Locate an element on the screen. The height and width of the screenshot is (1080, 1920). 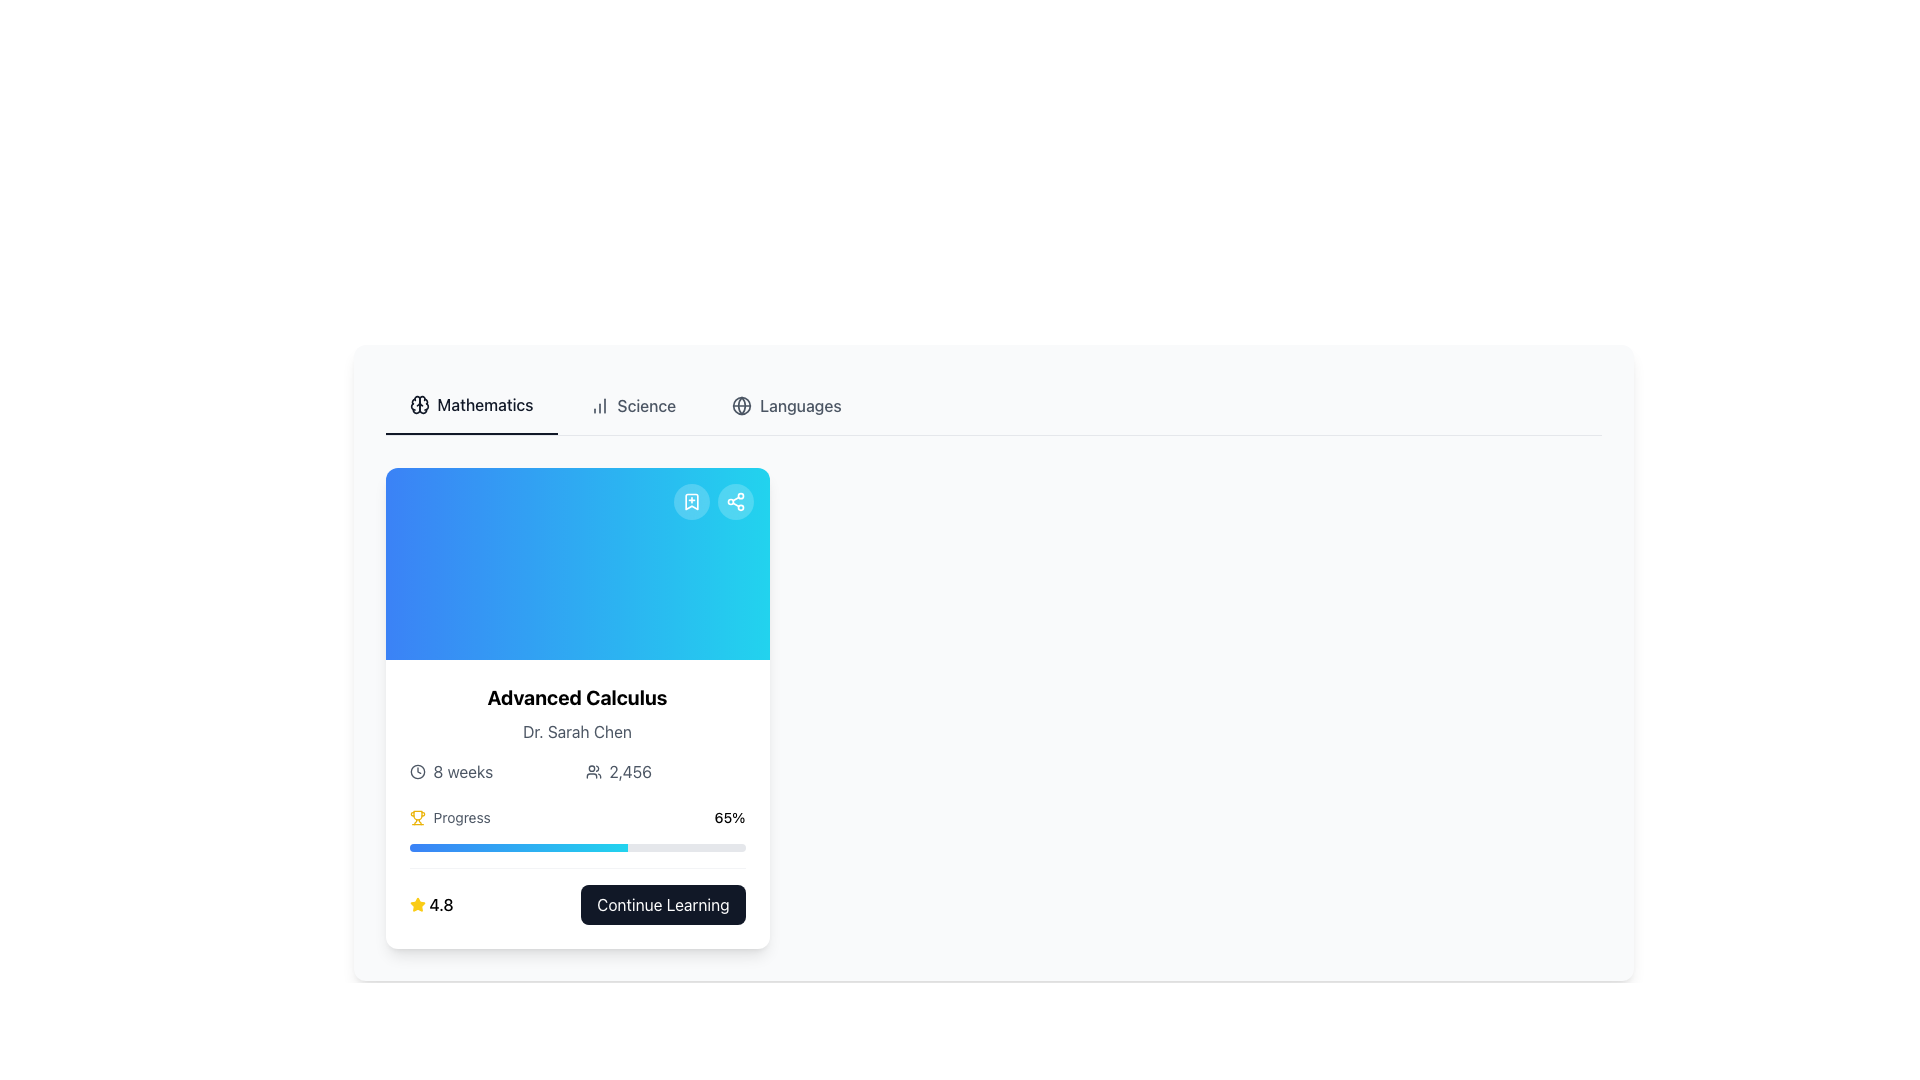
the minimalistic clock icon located to the left of the text '8 weeks' in the top-left corner of the card is located at coordinates (416, 770).